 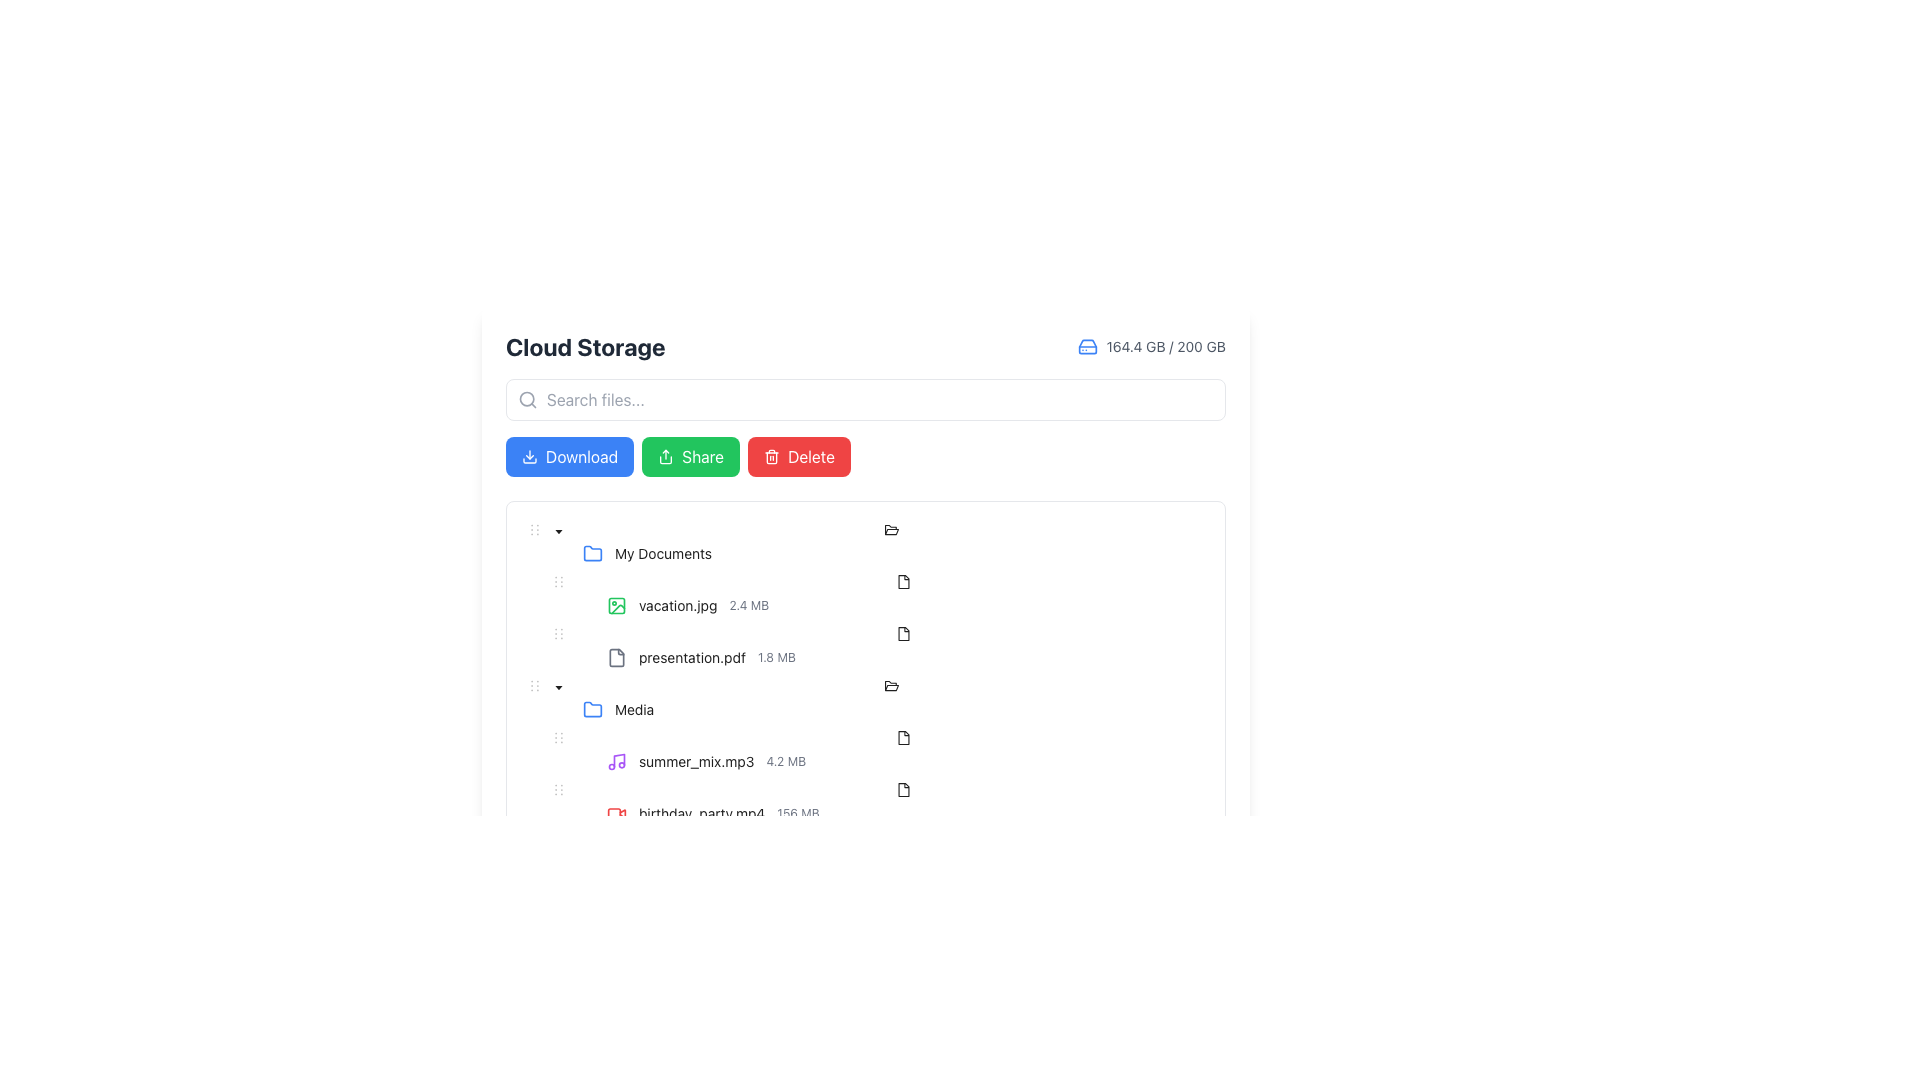 What do you see at coordinates (616, 604) in the screenshot?
I see `the small, green-outlined square icon resembling an image frame, which is positioned to the left of the text 'vacation.jpg'` at bounding box center [616, 604].